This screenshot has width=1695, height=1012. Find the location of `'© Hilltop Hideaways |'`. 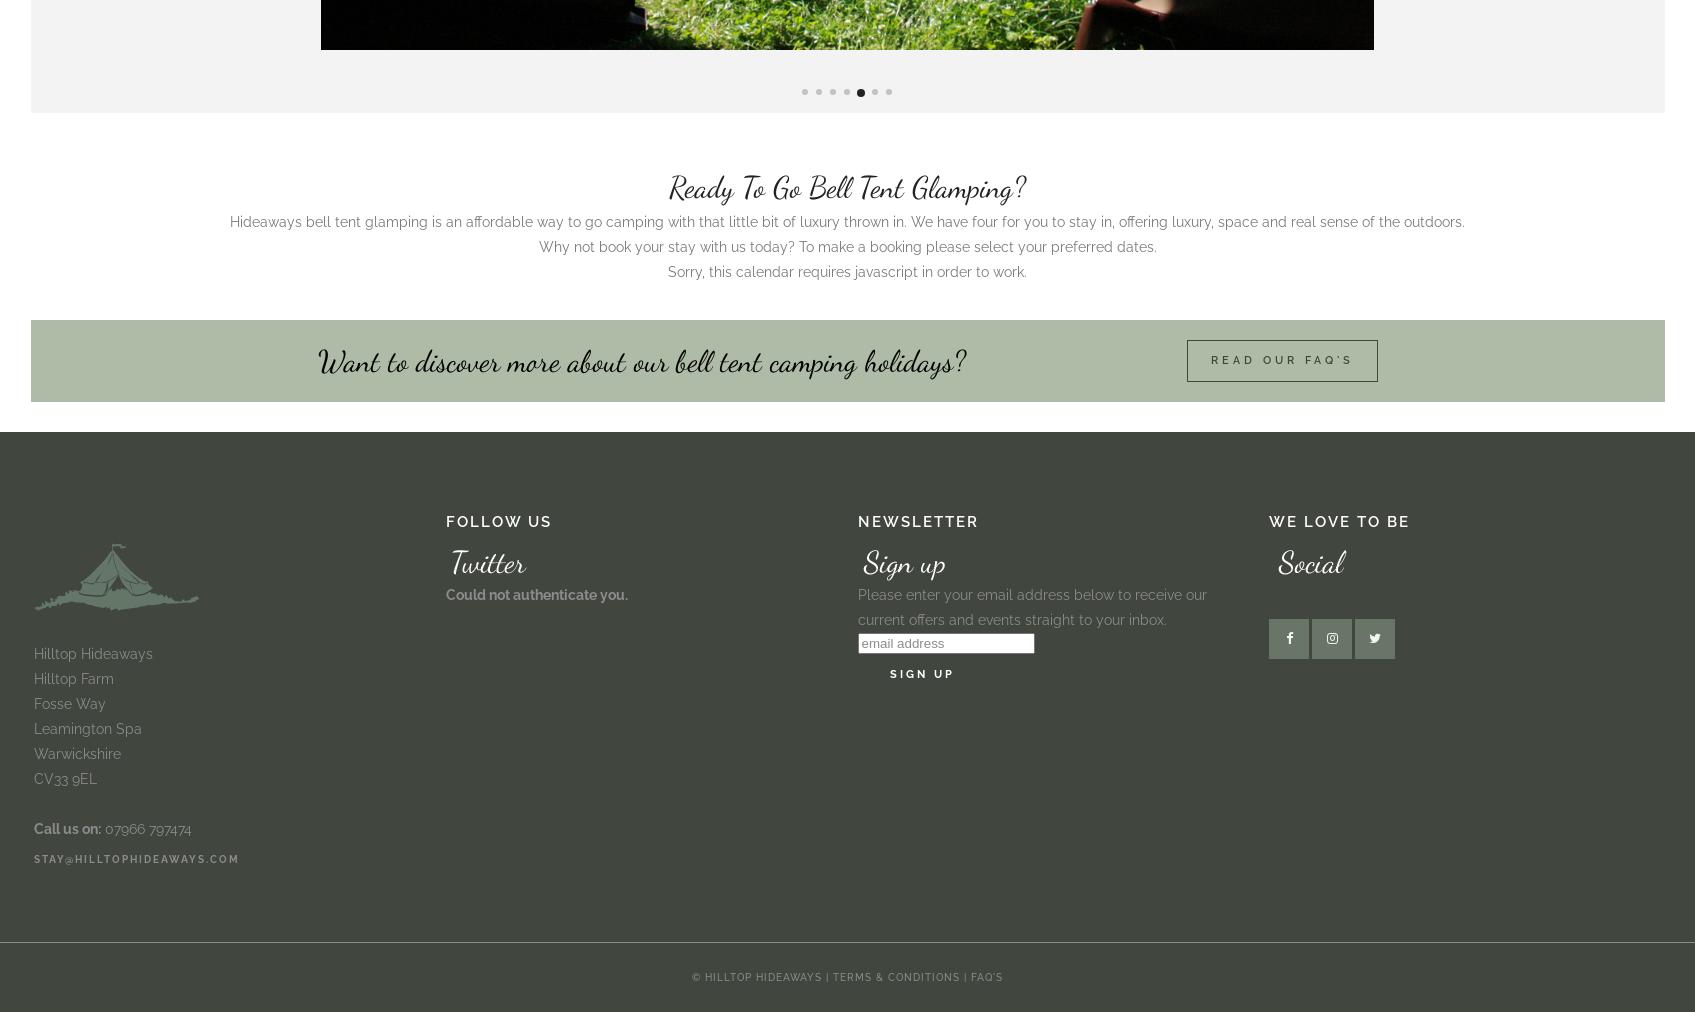

'© Hilltop Hideaways |' is located at coordinates (761, 977).